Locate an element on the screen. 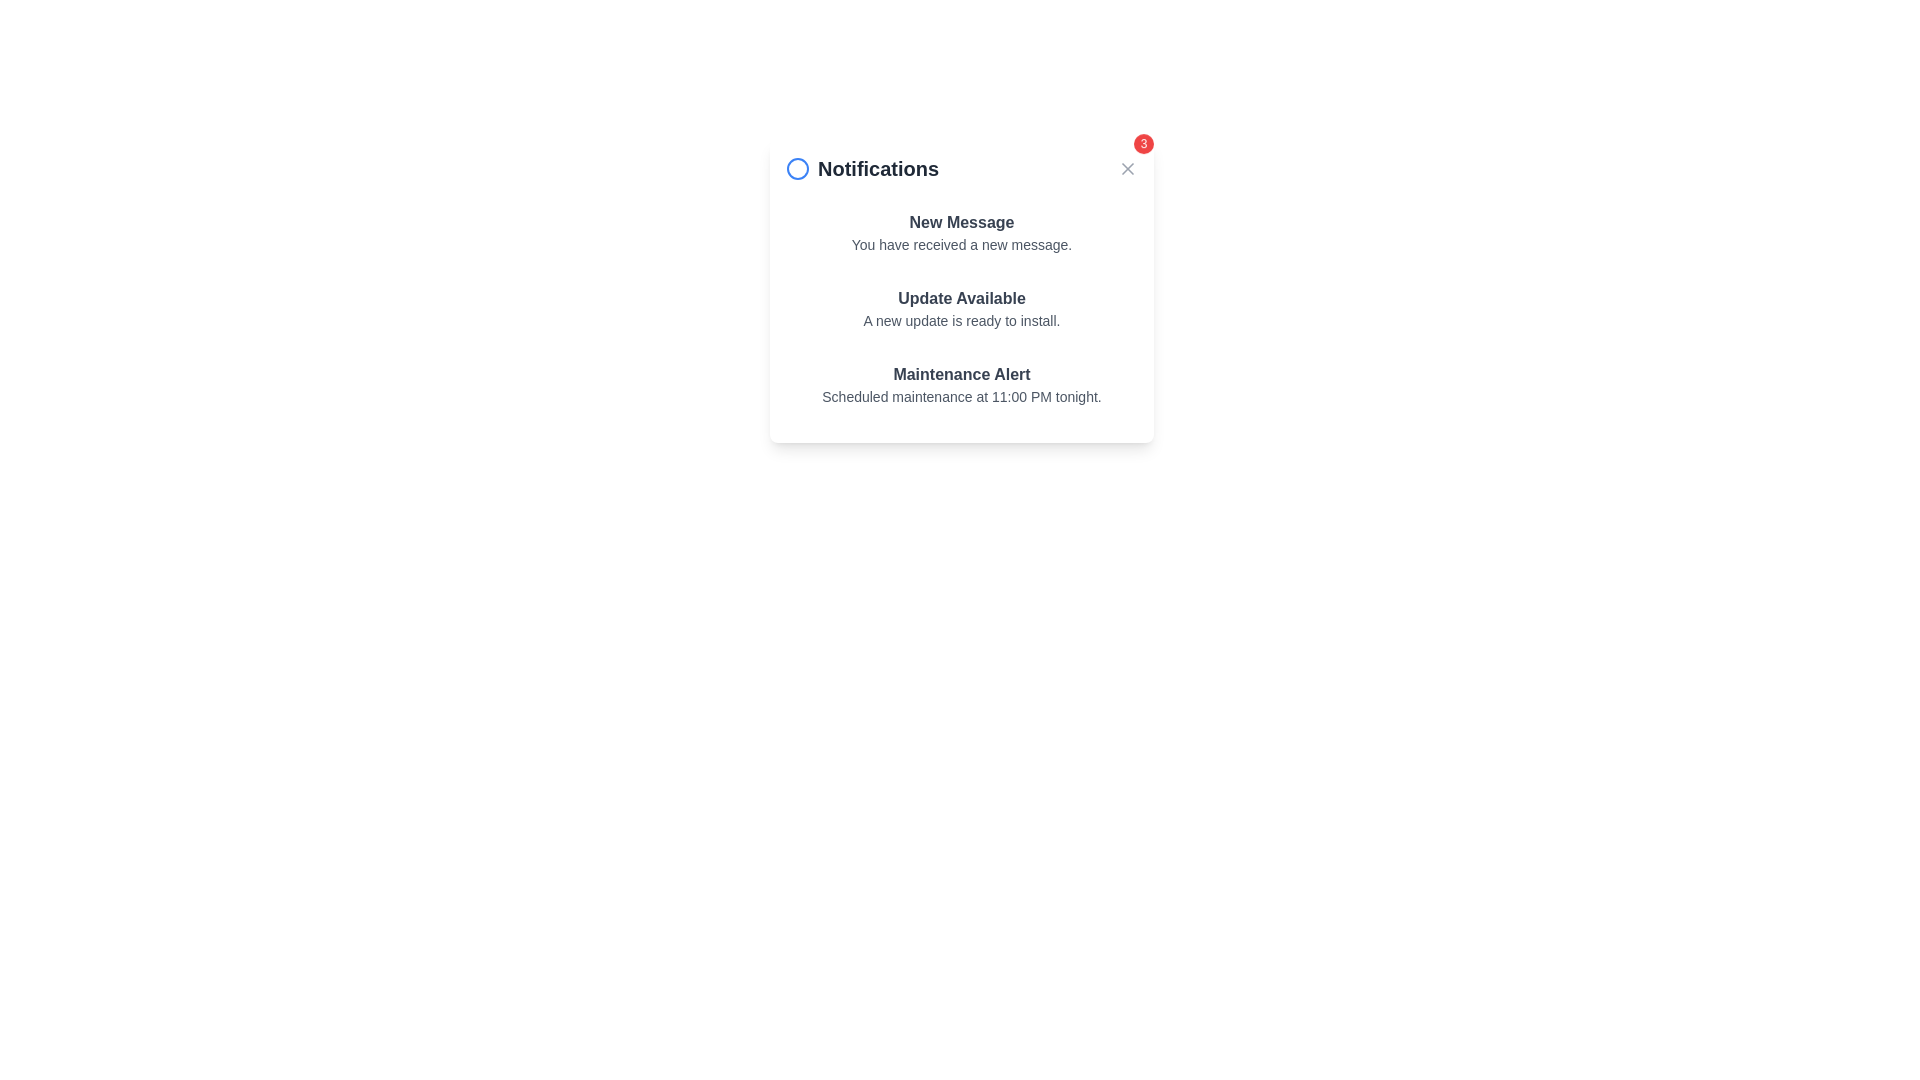  notification count from the notification badge located at the top-right corner of the notification panel is located at coordinates (1143, 145).